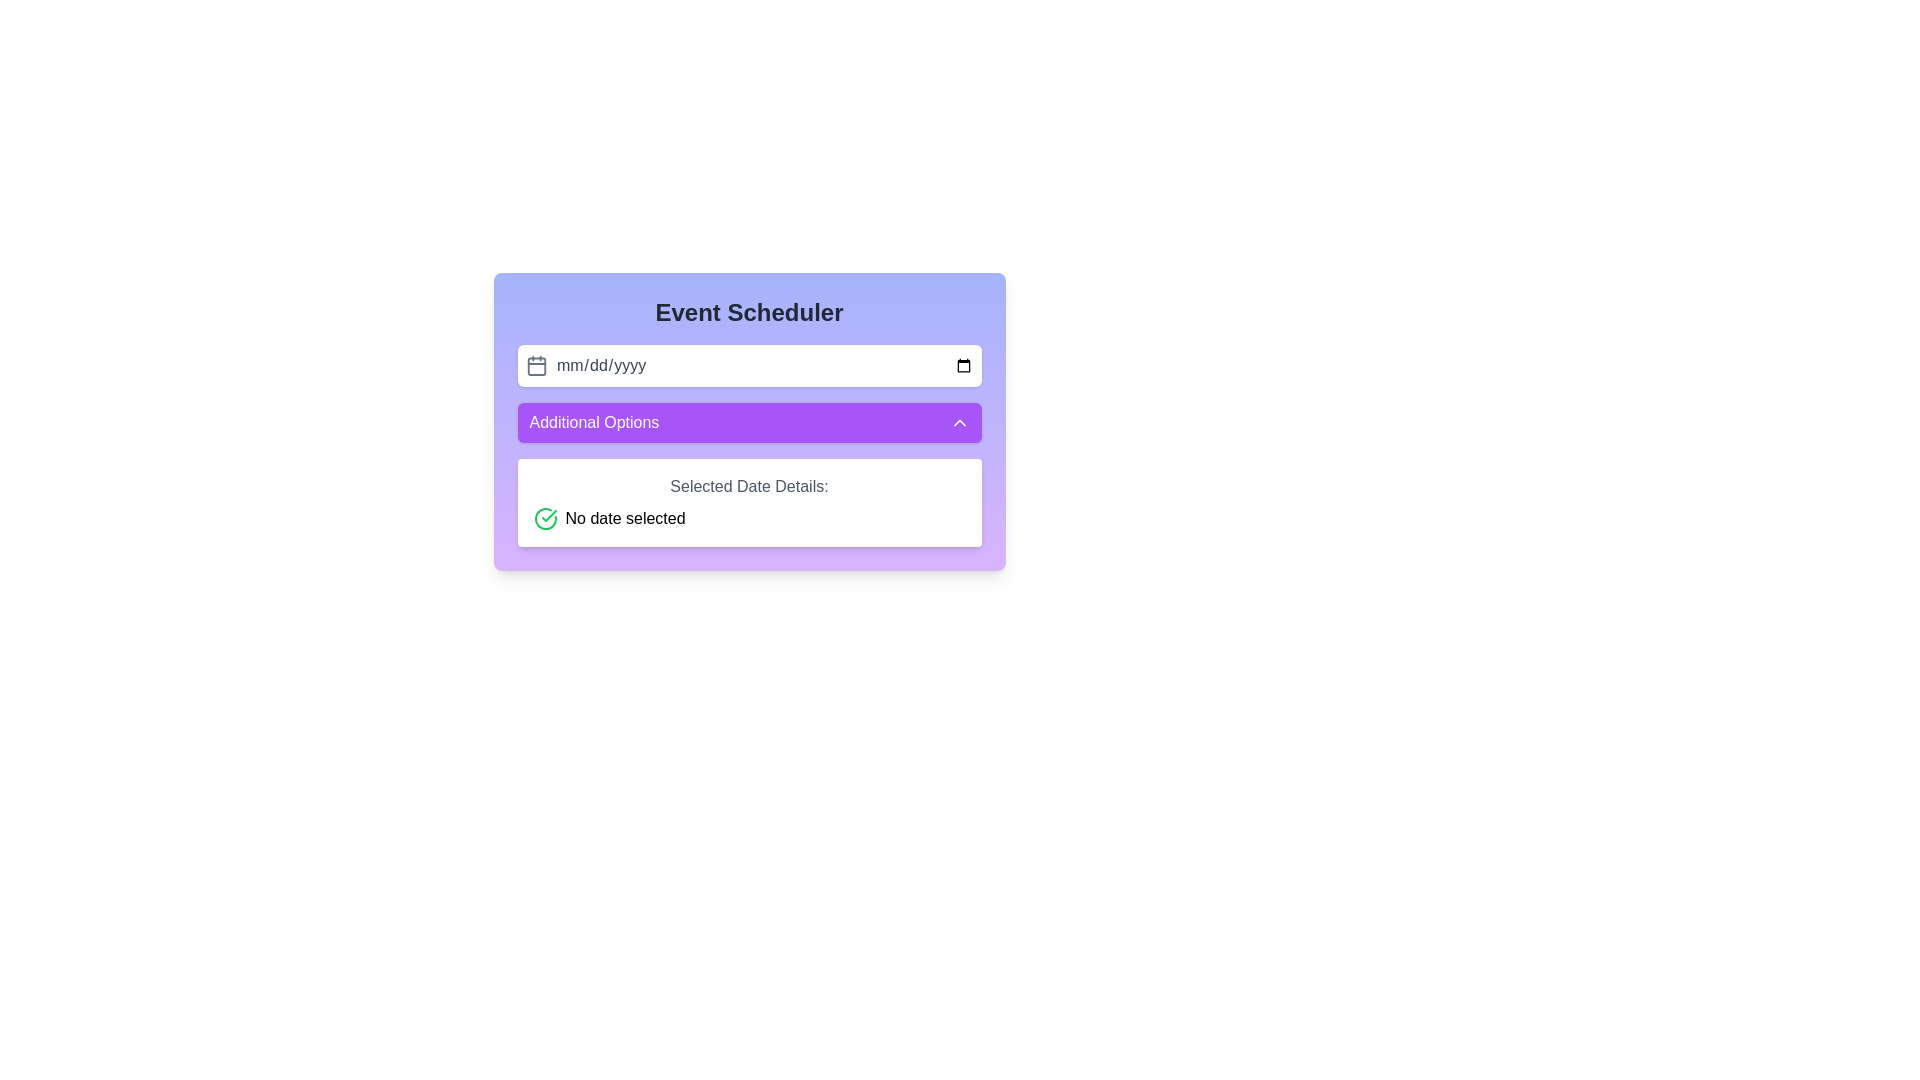  I want to click on to focus the date input field, which is a minimal styled rectangular input with a placeholder 'mm/dd/yyyy' and no visible border, so click(763, 366).